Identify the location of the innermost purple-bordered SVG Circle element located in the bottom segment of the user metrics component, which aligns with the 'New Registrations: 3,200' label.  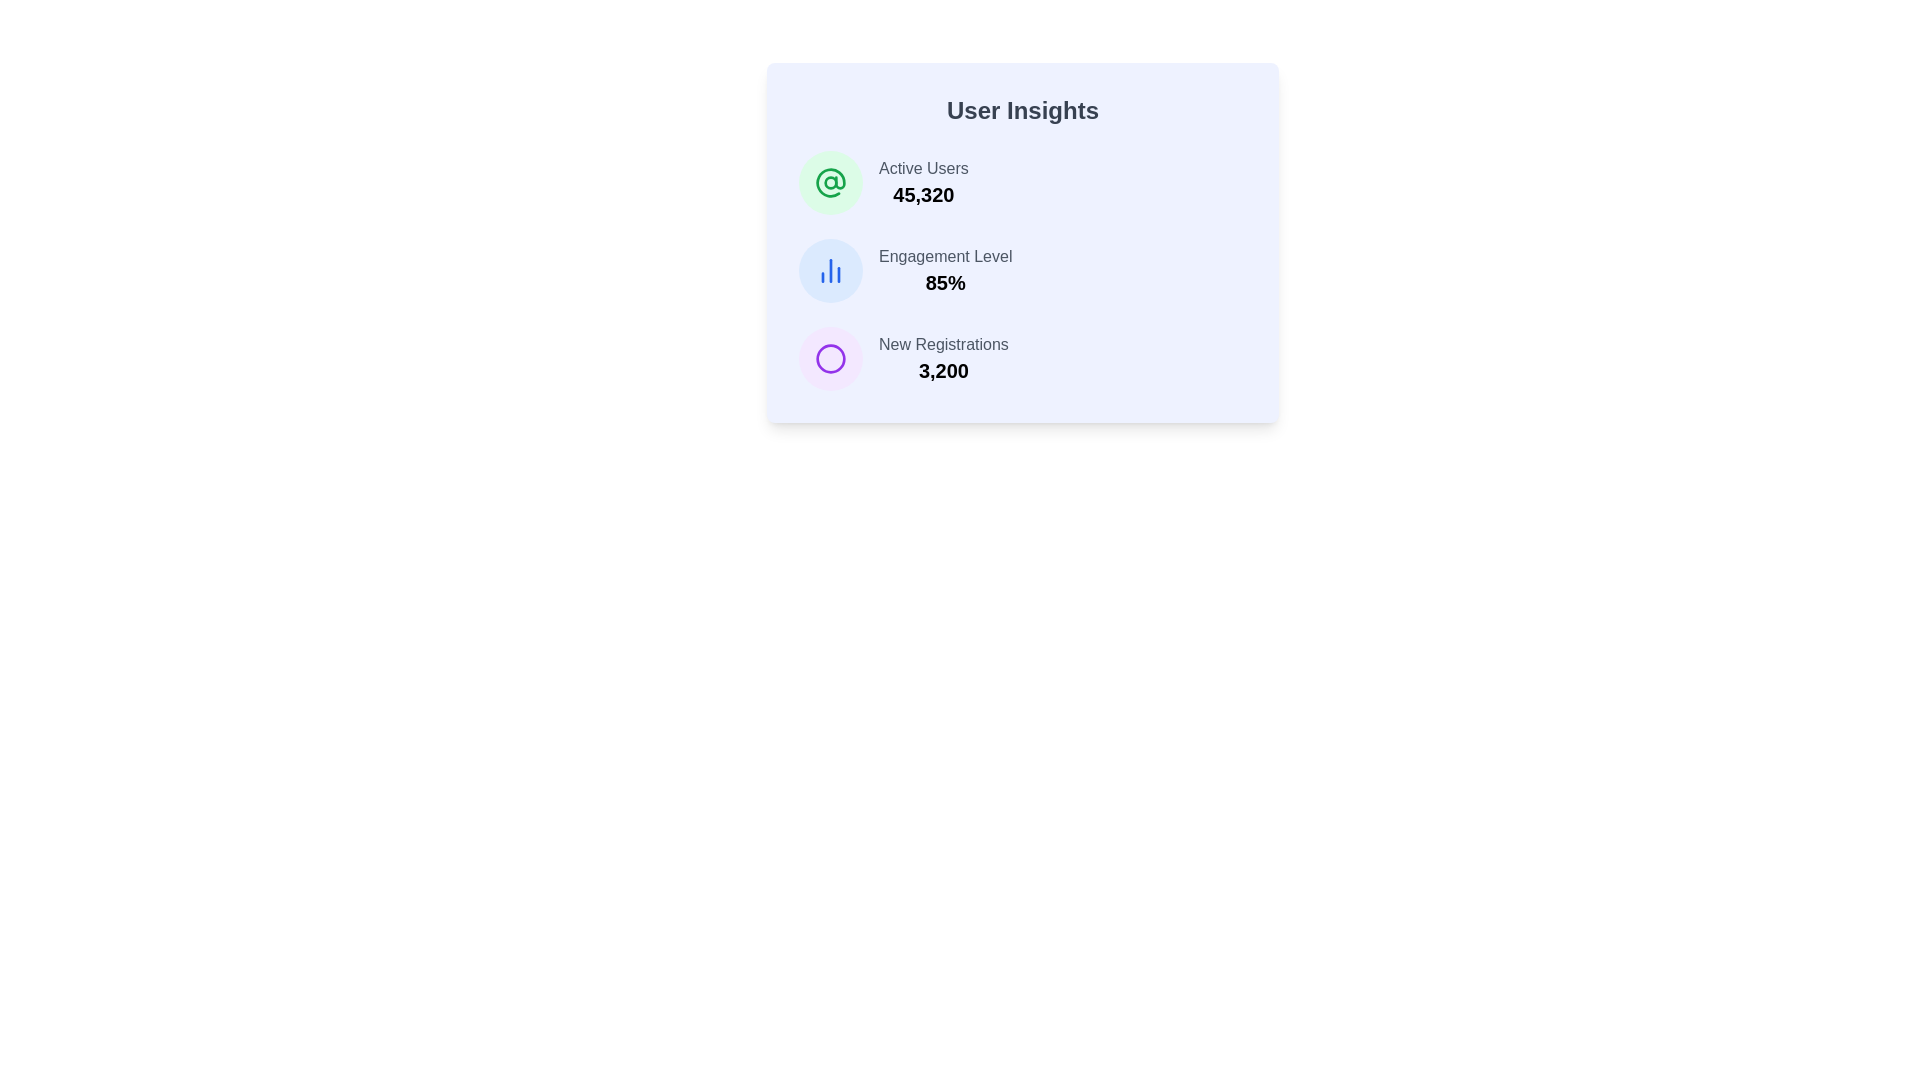
(830, 357).